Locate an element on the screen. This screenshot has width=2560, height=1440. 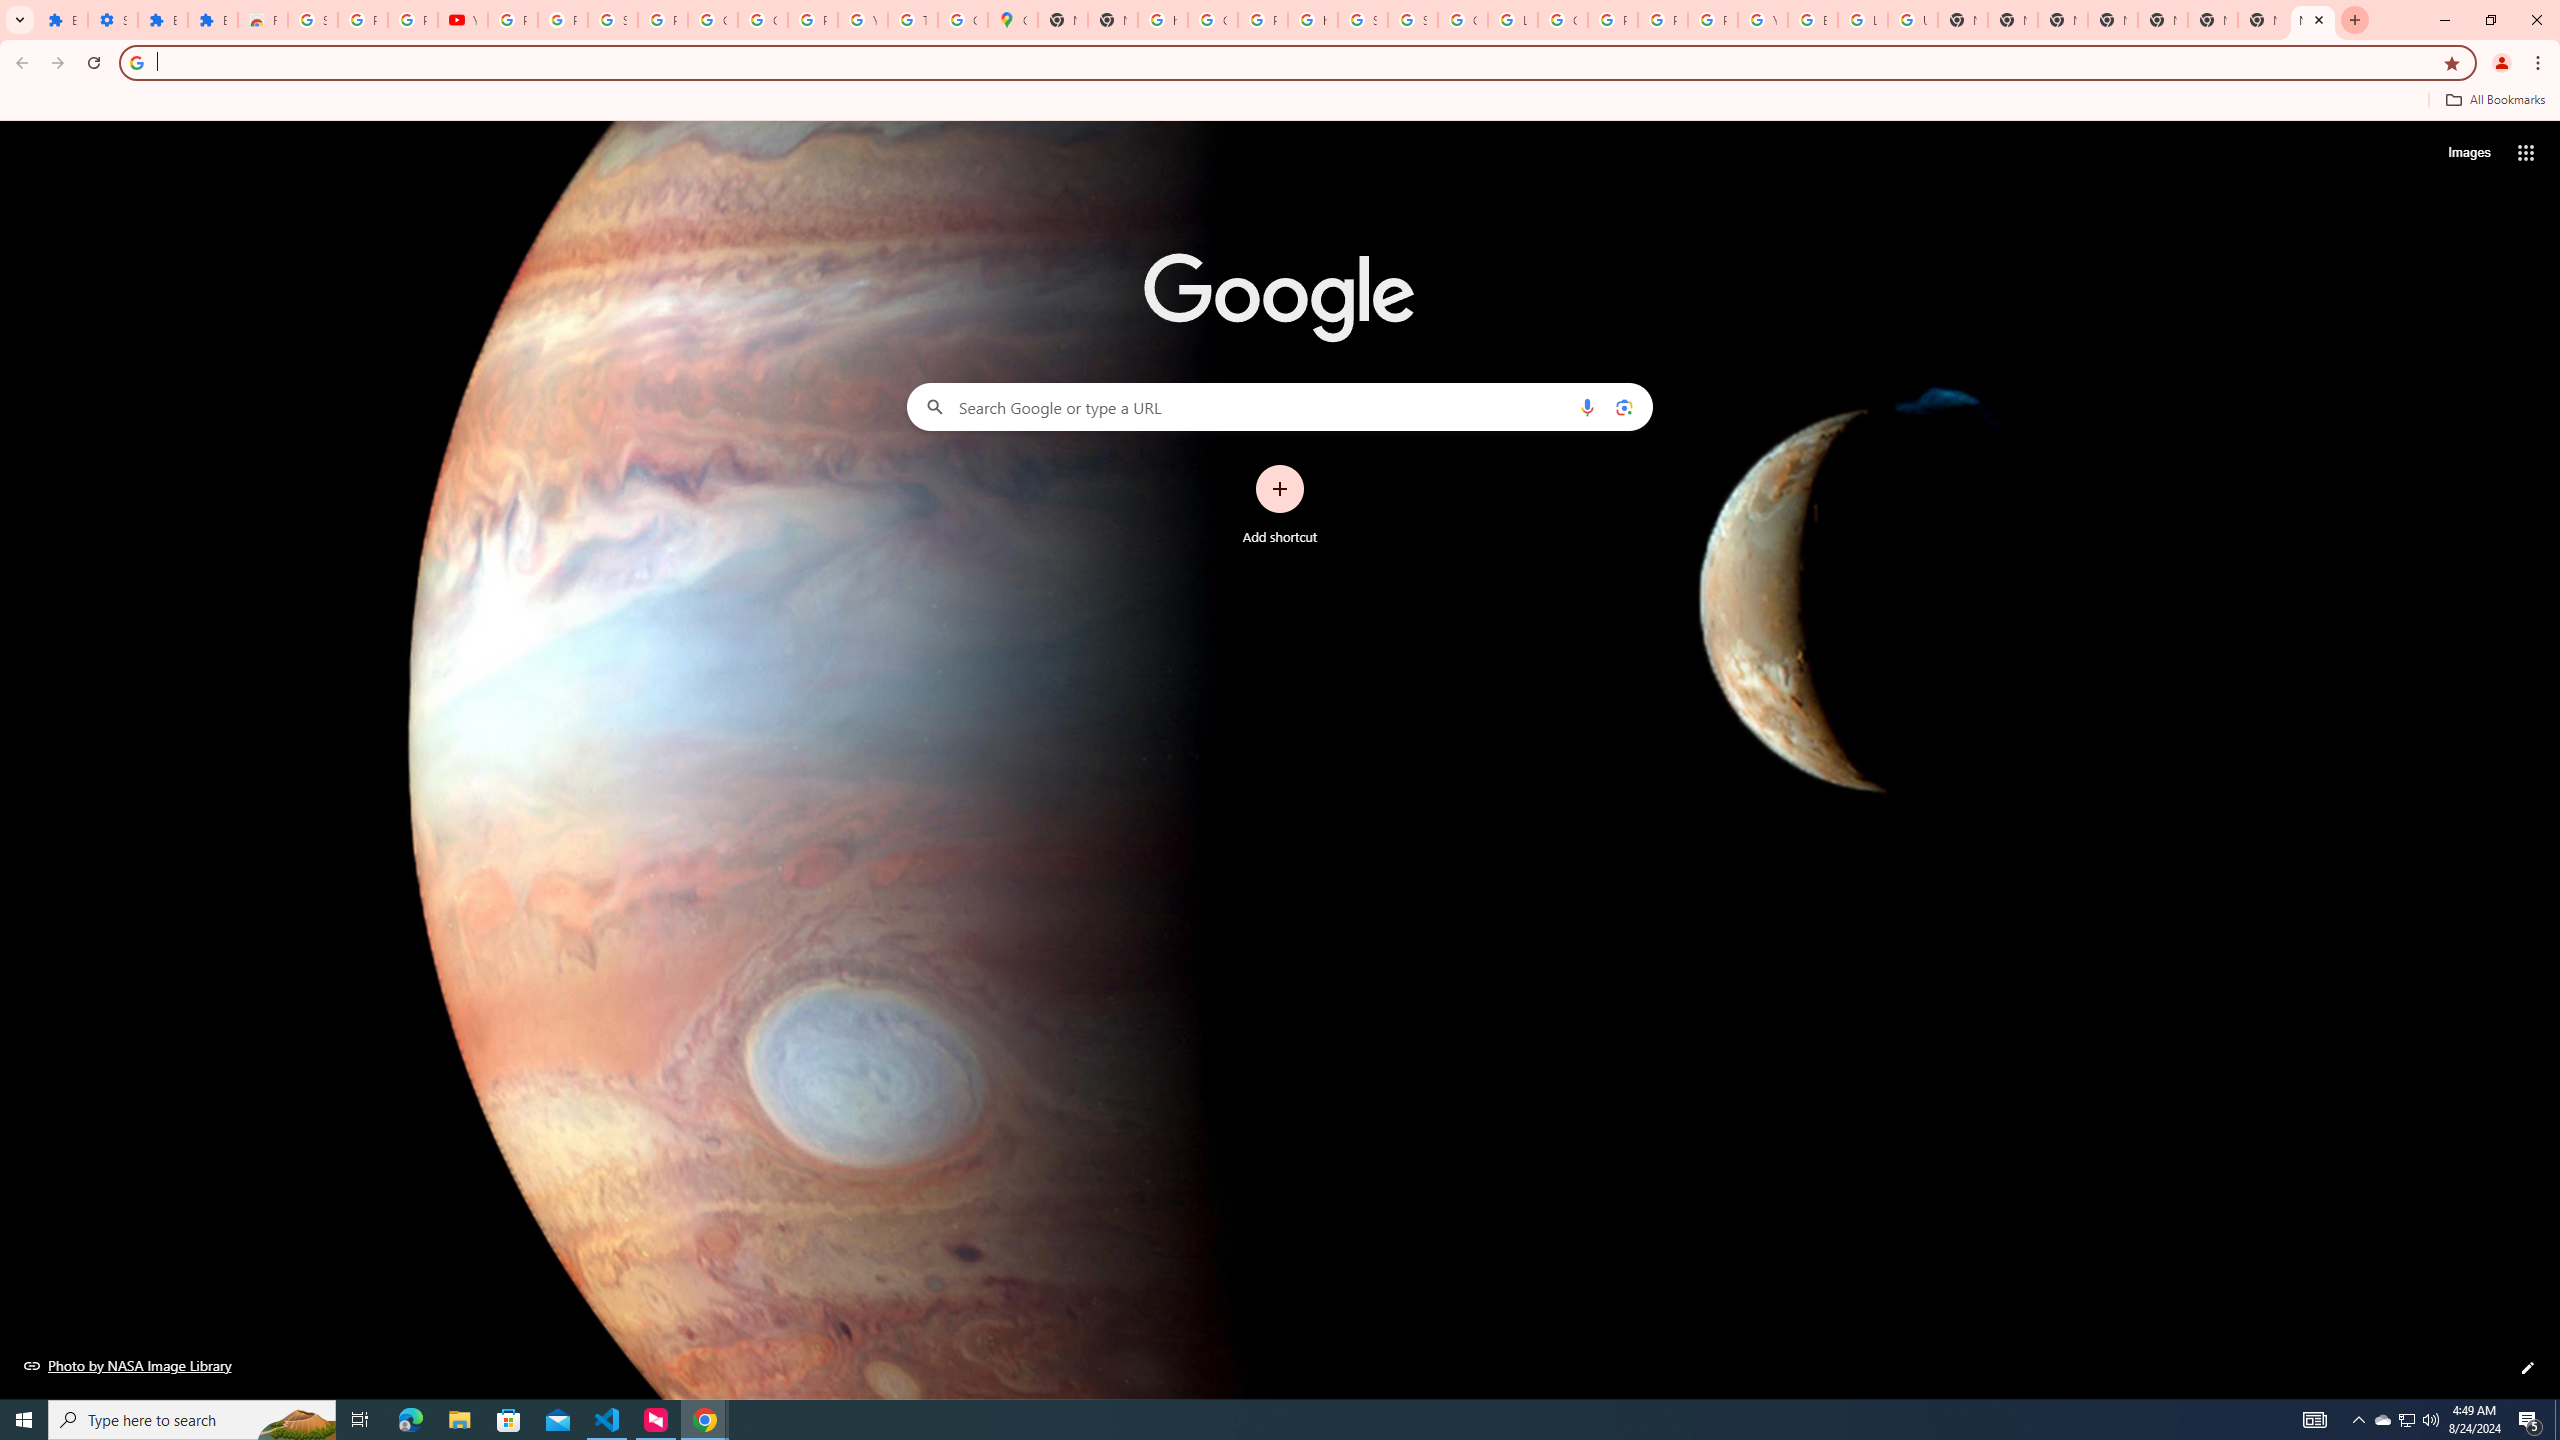
'YouTube' is located at coordinates (1761, 19).